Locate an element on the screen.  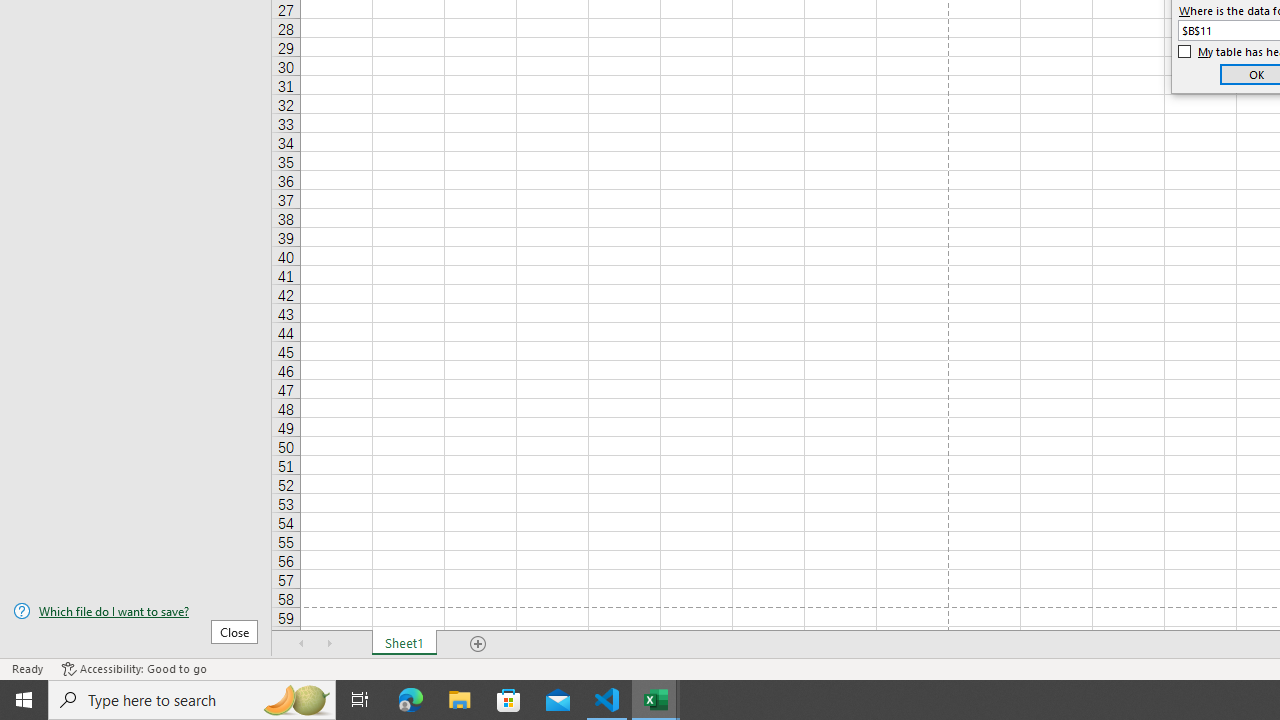
'Add Sheet' is located at coordinates (477, 644).